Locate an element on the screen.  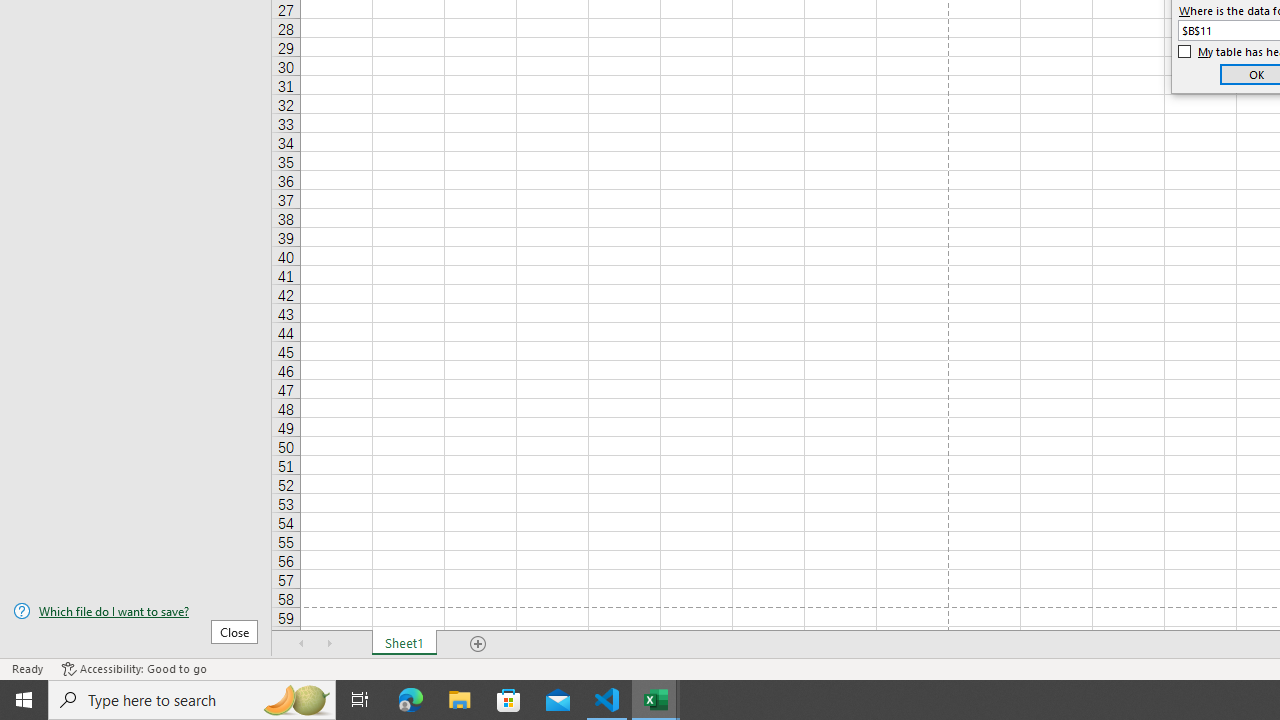
'Add Sheet' is located at coordinates (477, 644).